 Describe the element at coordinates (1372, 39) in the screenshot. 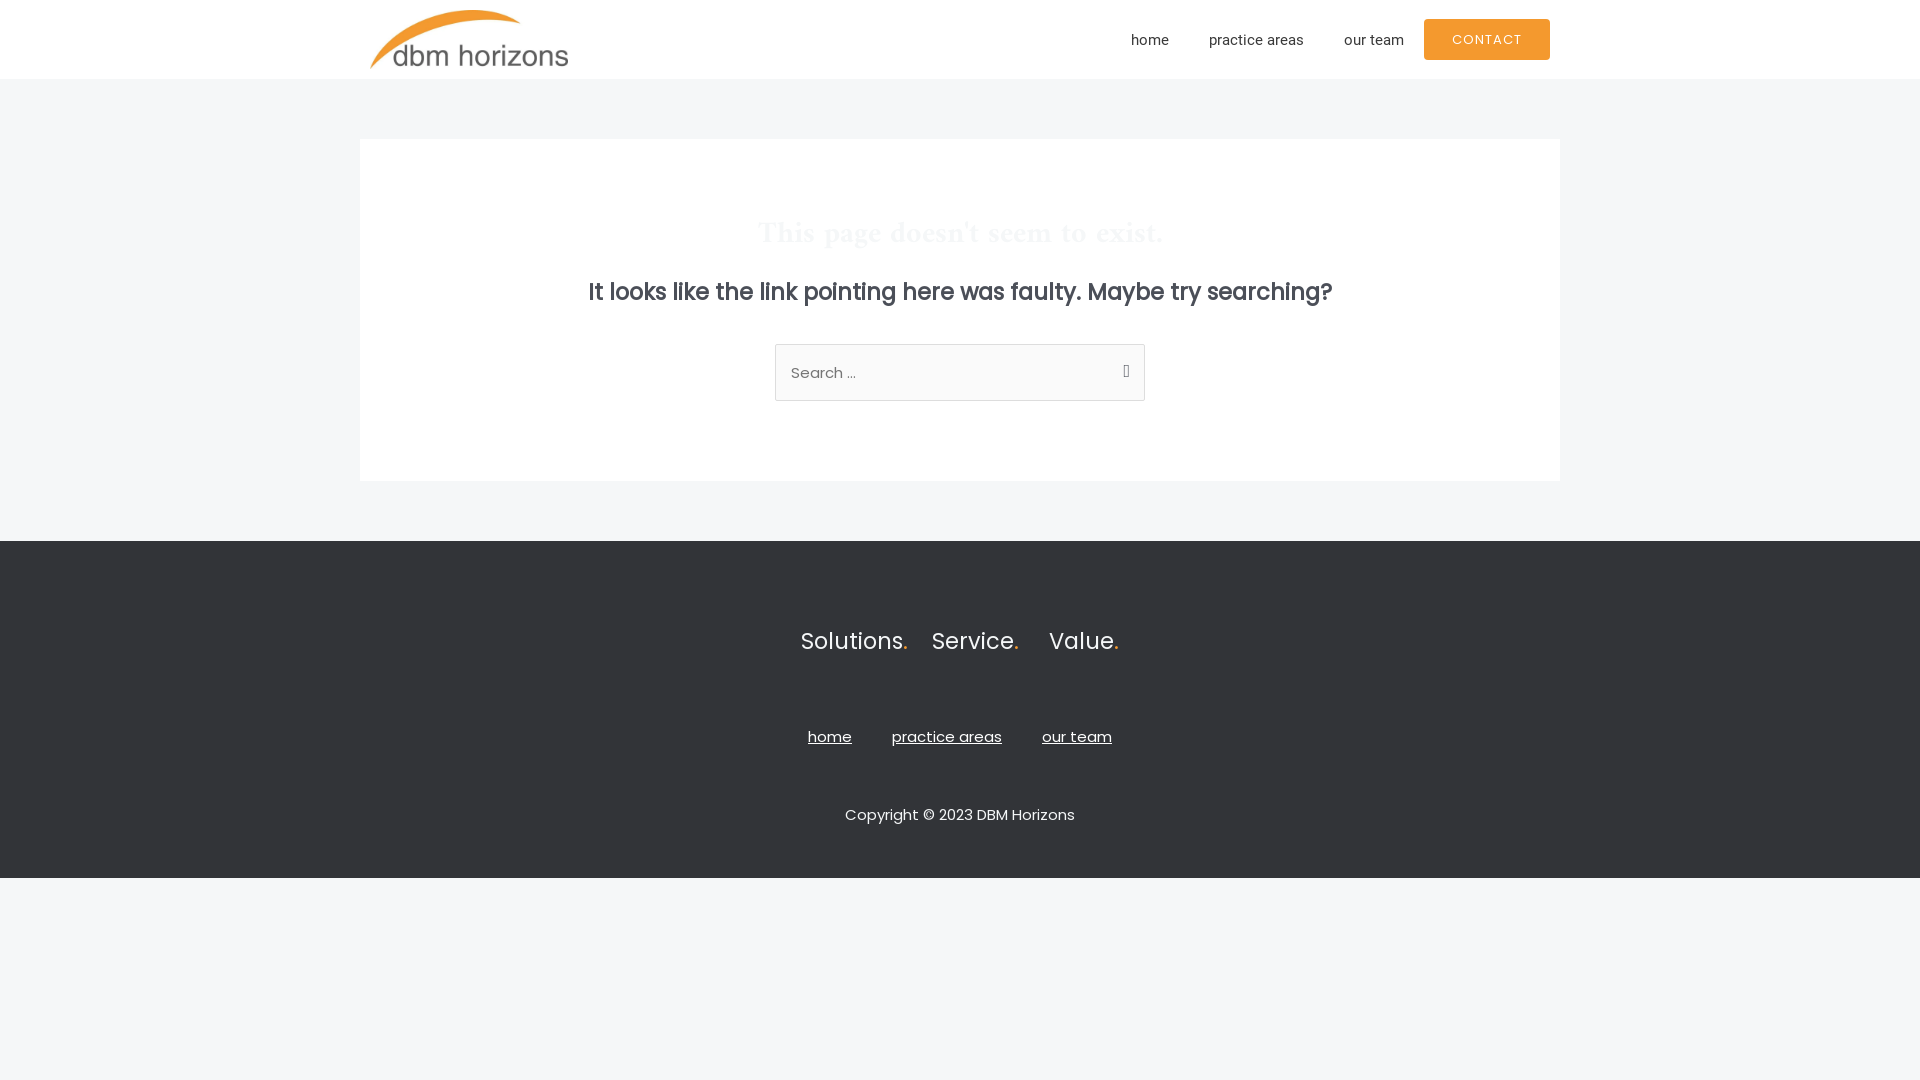

I see `'our team'` at that location.